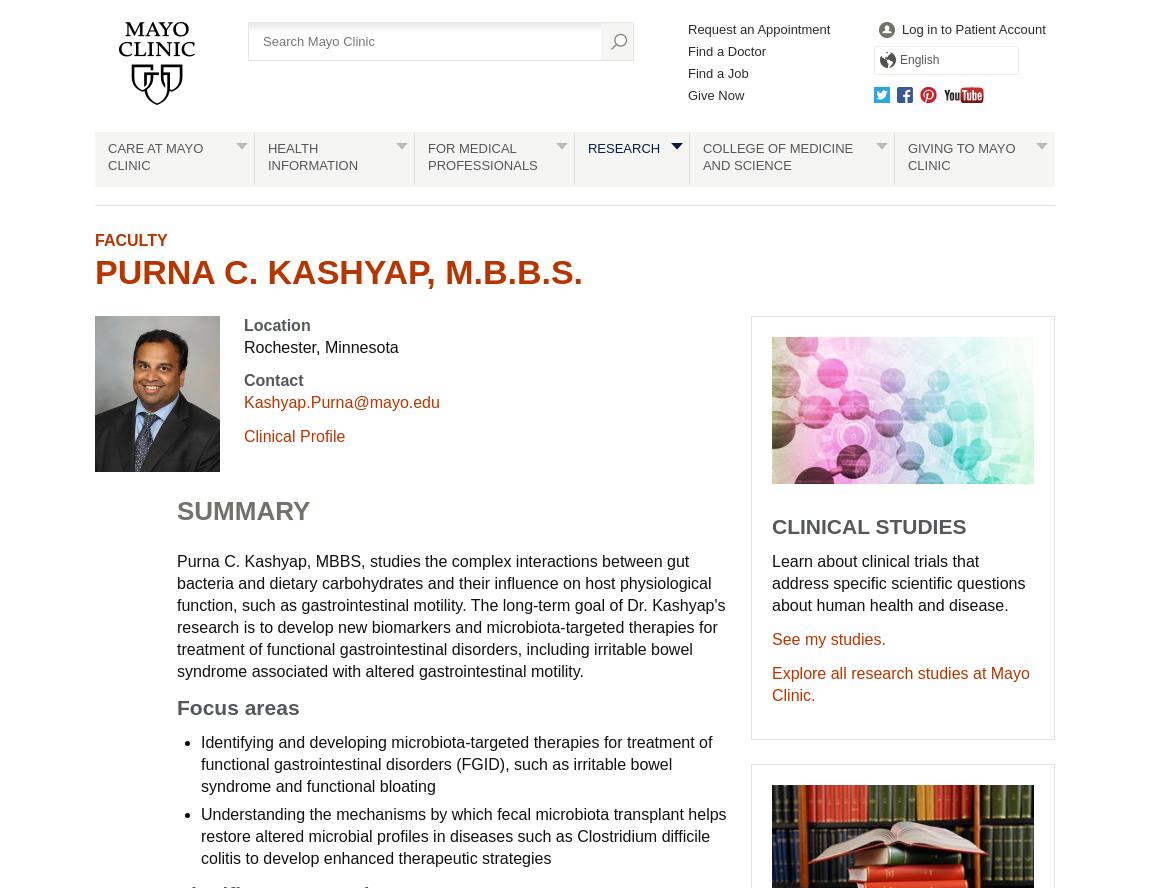 This screenshot has width=1150, height=888. What do you see at coordinates (900, 684) in the screenshot?
I see `'Explore all research studies at Mayo Clinic.'` at bounding box center [900, 684].